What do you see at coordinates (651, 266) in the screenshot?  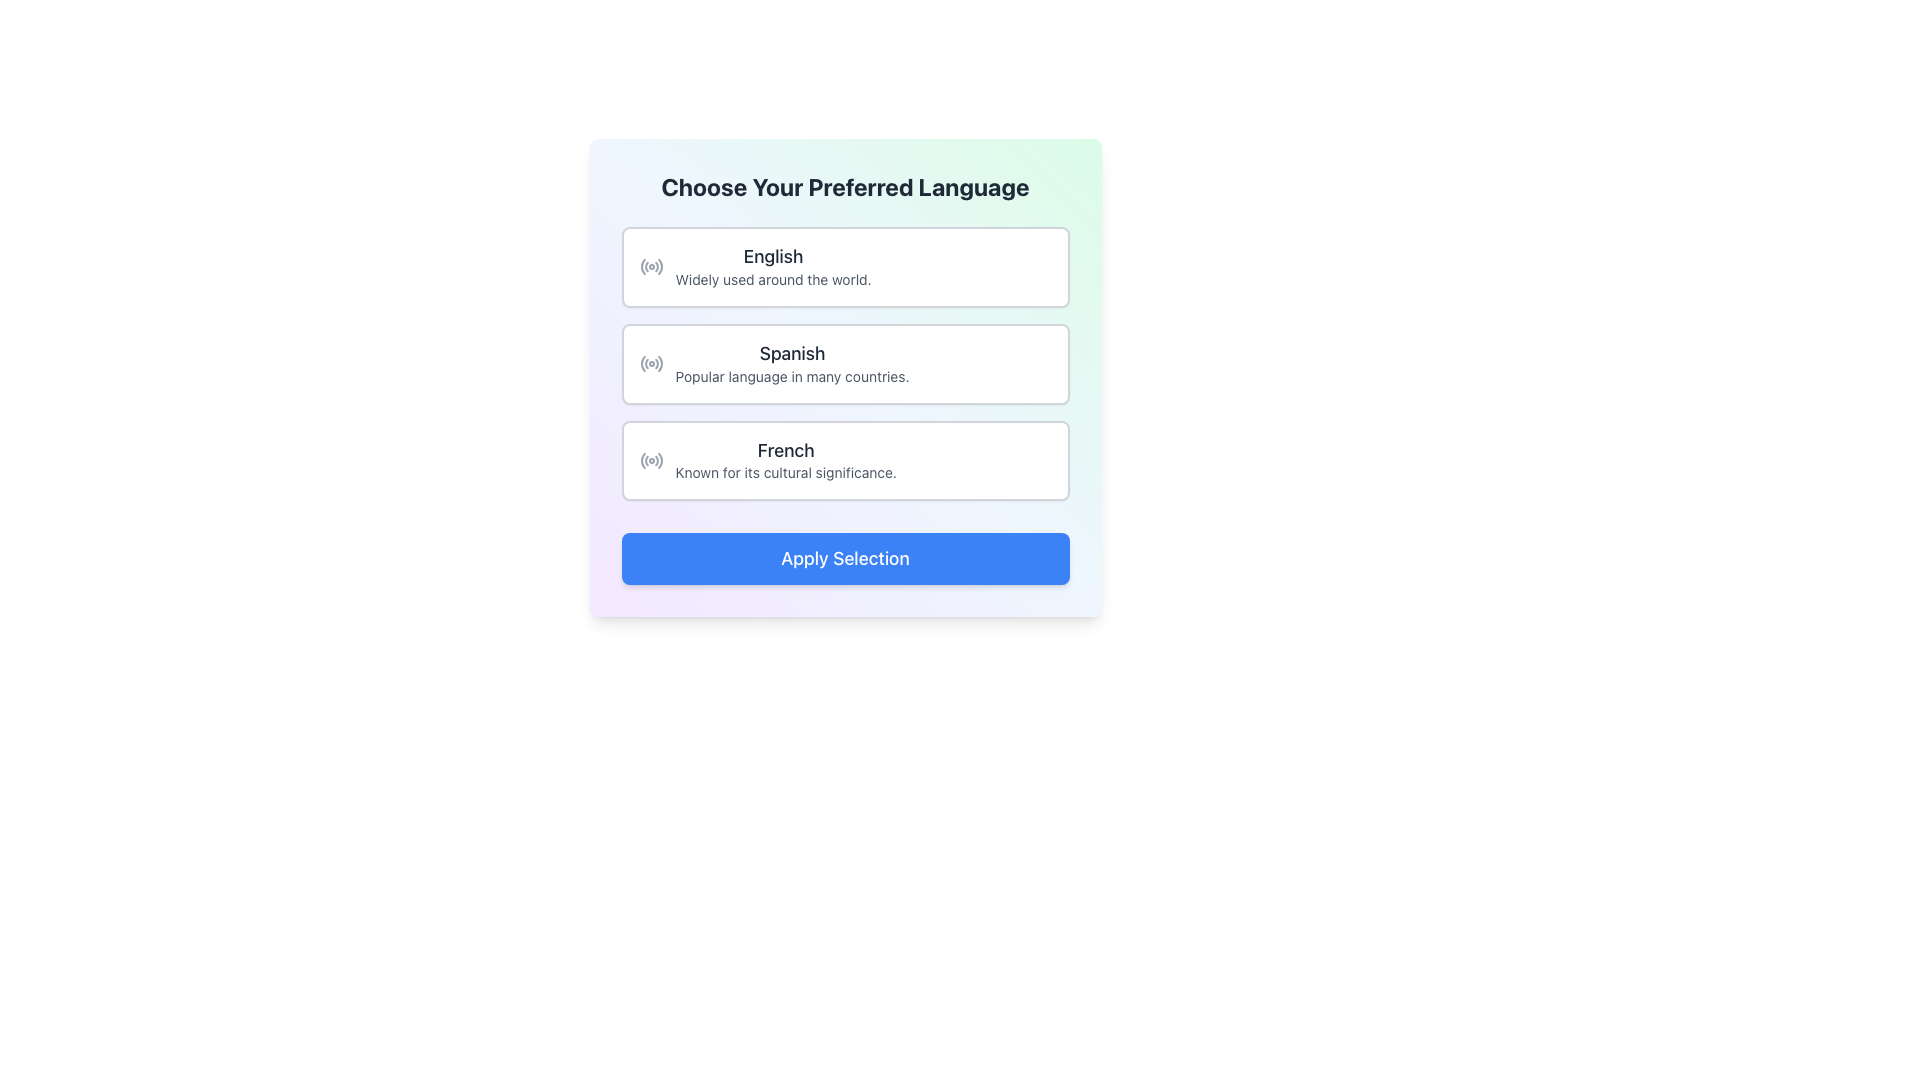 I see `the graphical icon resembling a radio signal, styled in muted gray, located to the left of the text 'English'` at bounding box center [651, 266].